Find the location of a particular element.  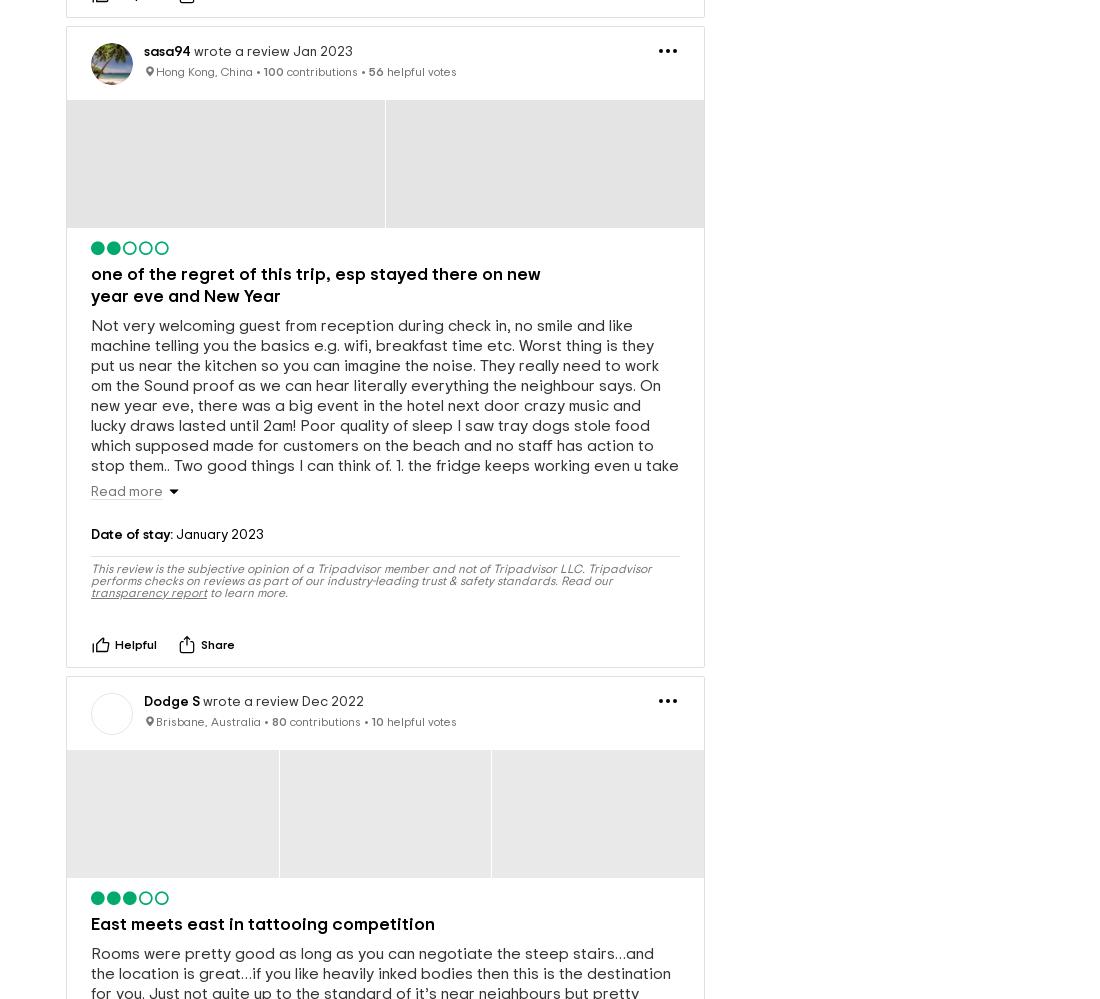

'Rooms were pretty good as long as you can negotiate the steep stairs…and the location is great…if you like heavily inked bodies then this is the destination for you. Just not quite up to the standard of it’s near neighbours but pretty affordable' is located at coordinates (381, 950).